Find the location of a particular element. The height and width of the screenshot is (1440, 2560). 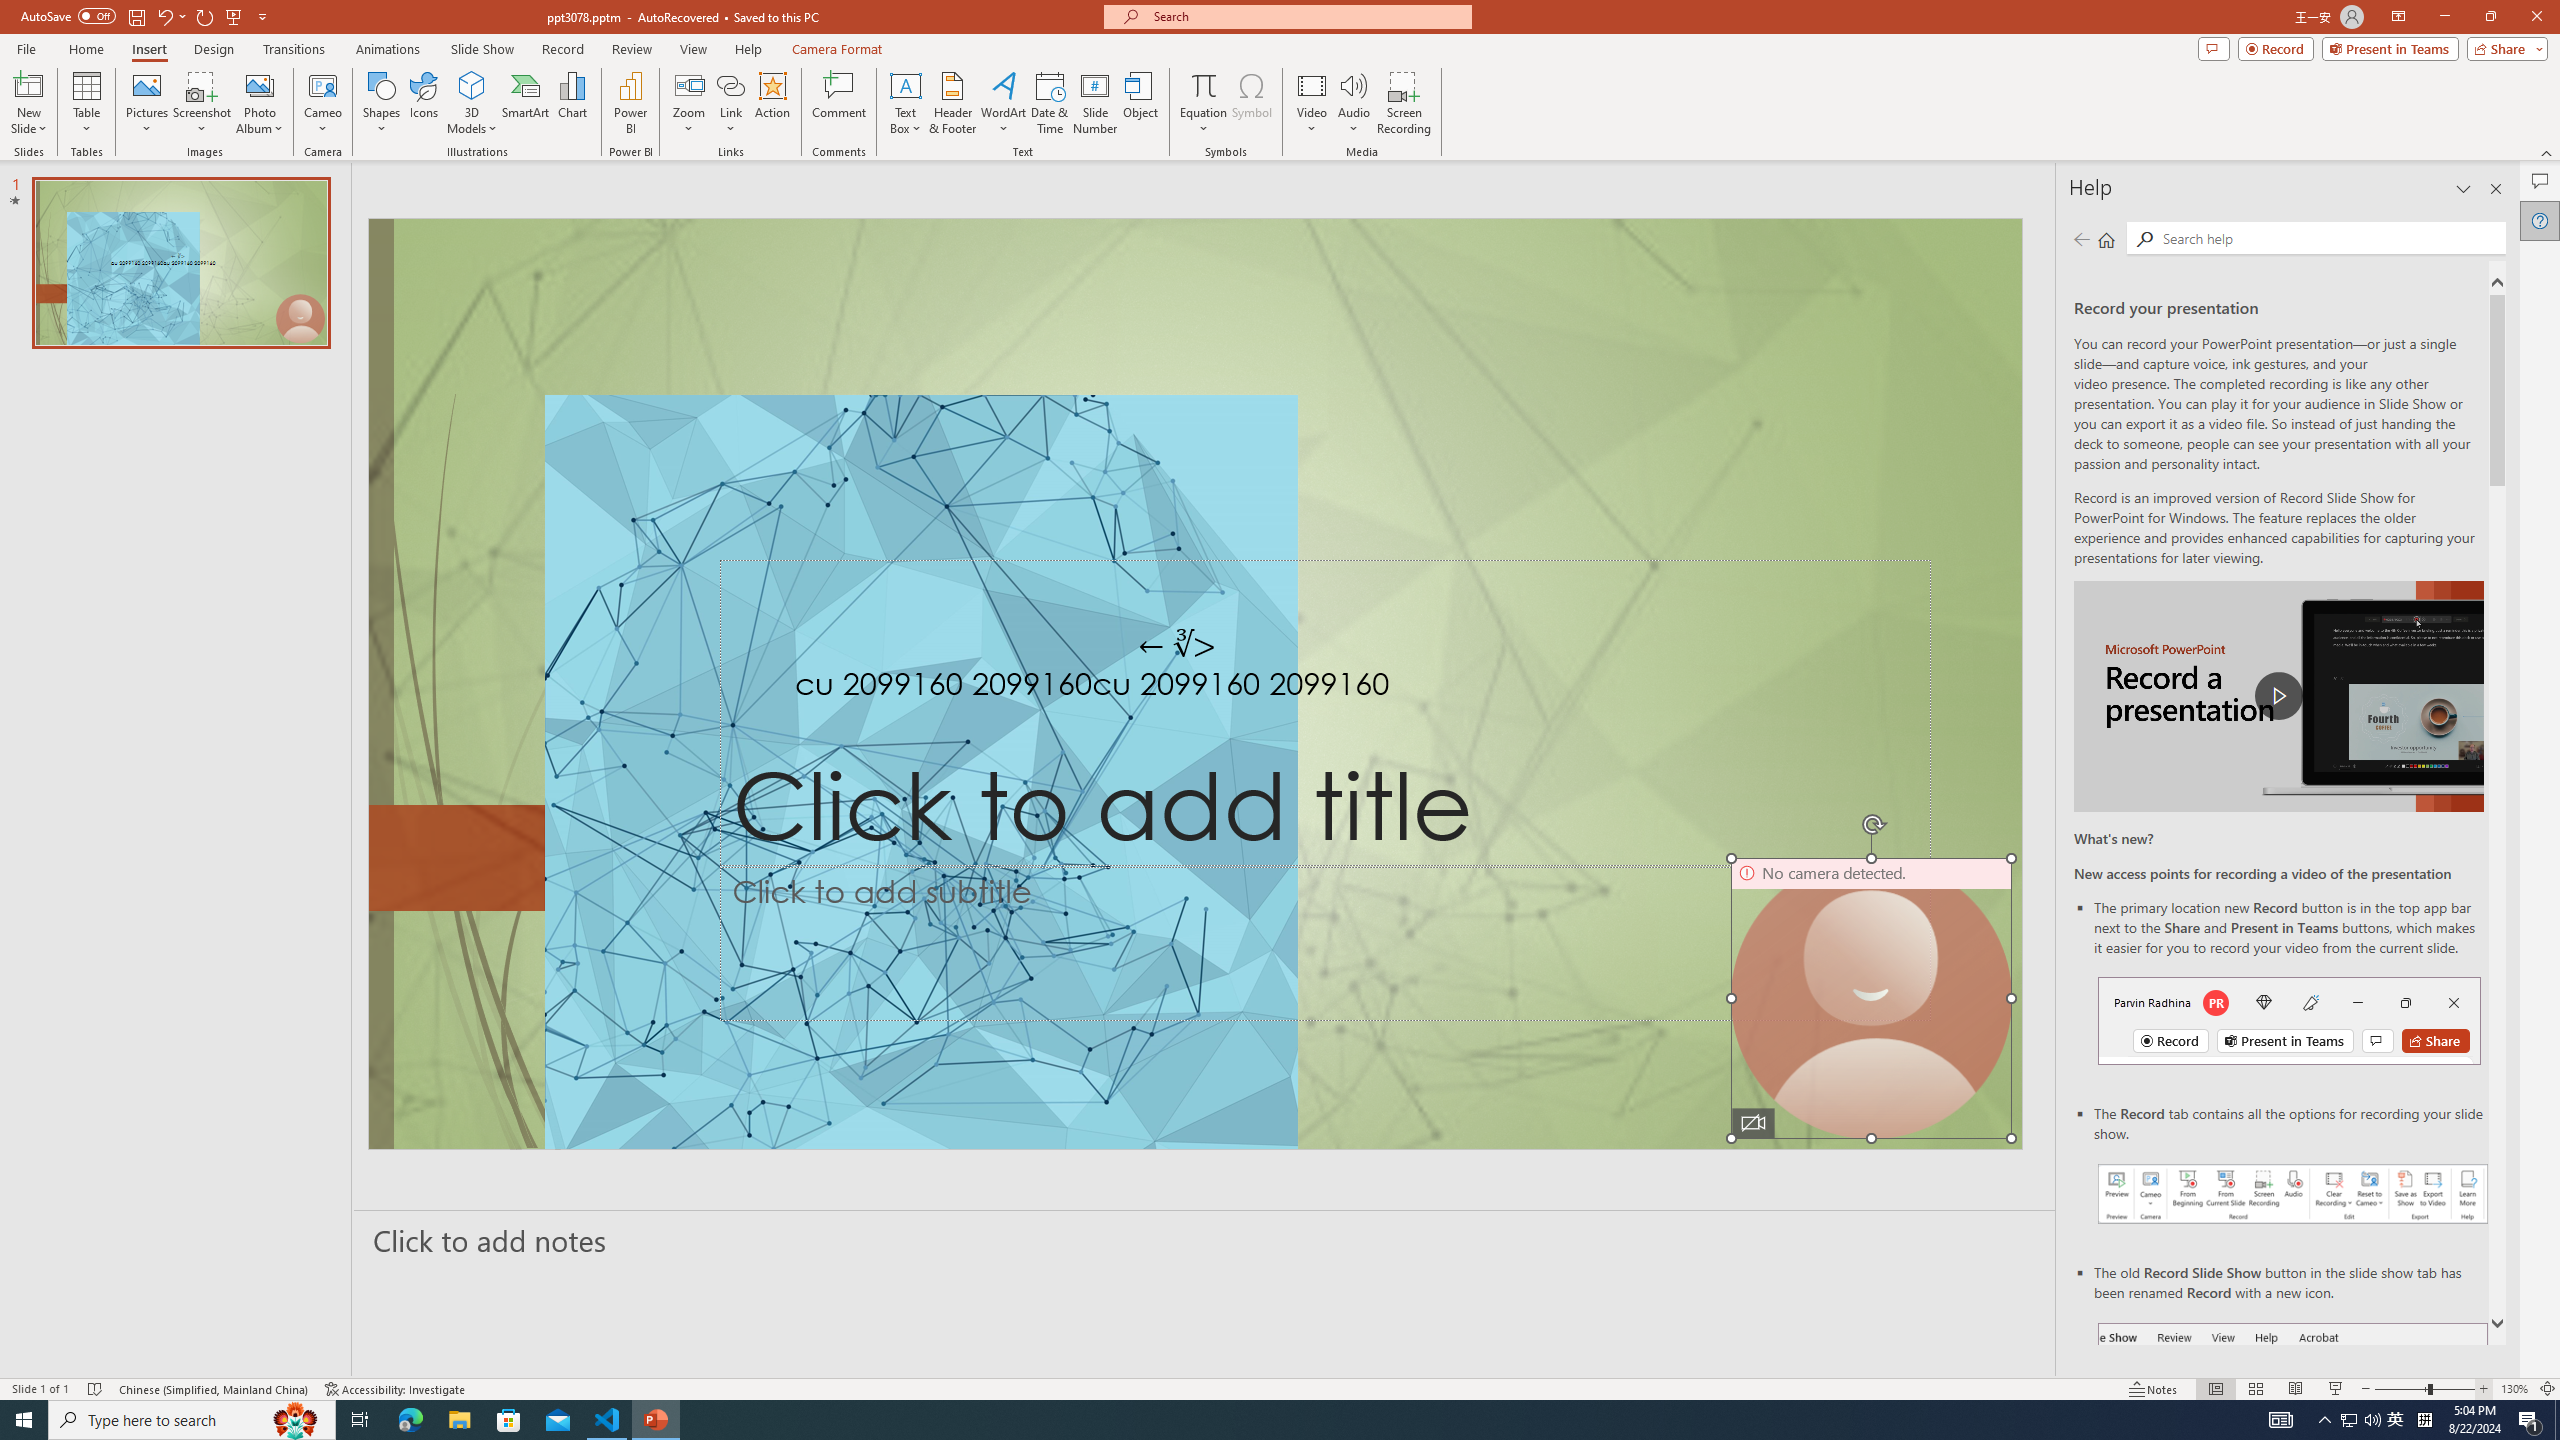

'Date & Time...' is located at coordinates (1048, 103).